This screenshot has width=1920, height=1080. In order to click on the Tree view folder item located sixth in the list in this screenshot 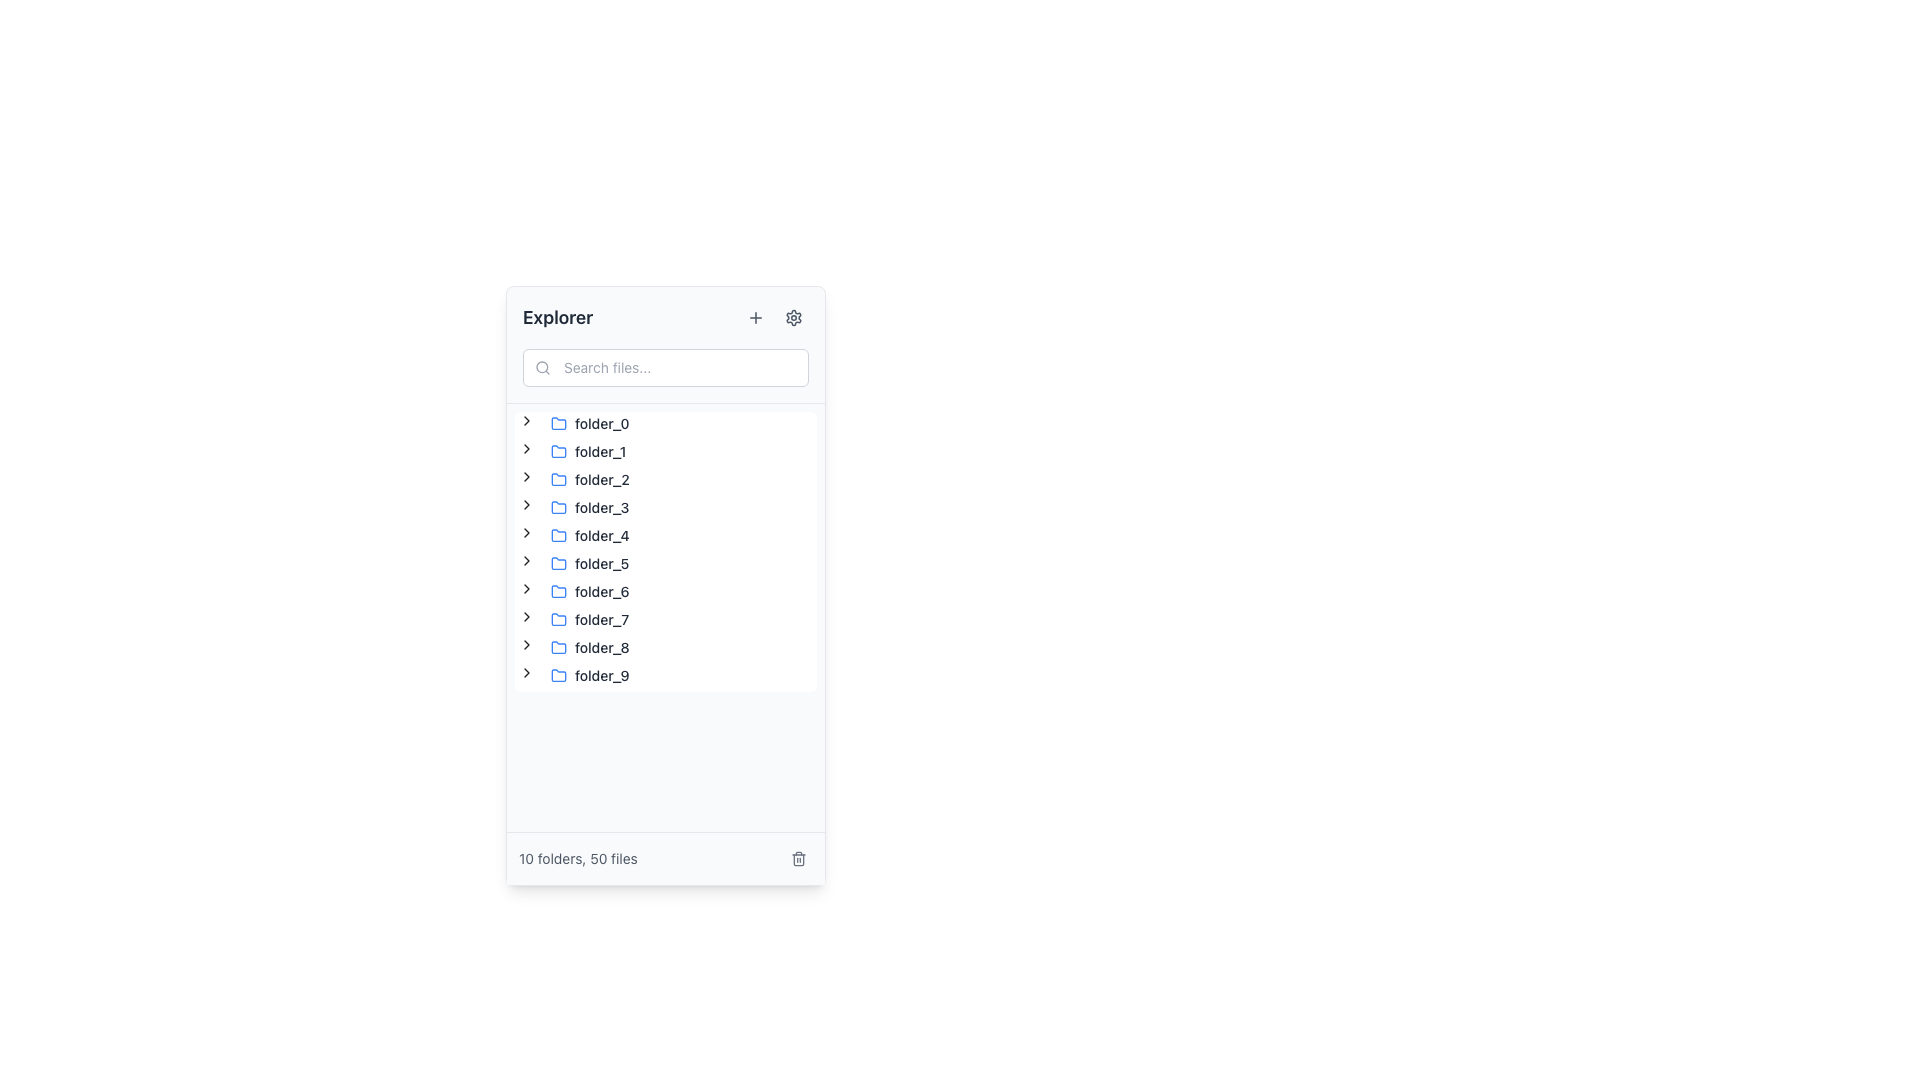, I will do `click(575, 590)`.